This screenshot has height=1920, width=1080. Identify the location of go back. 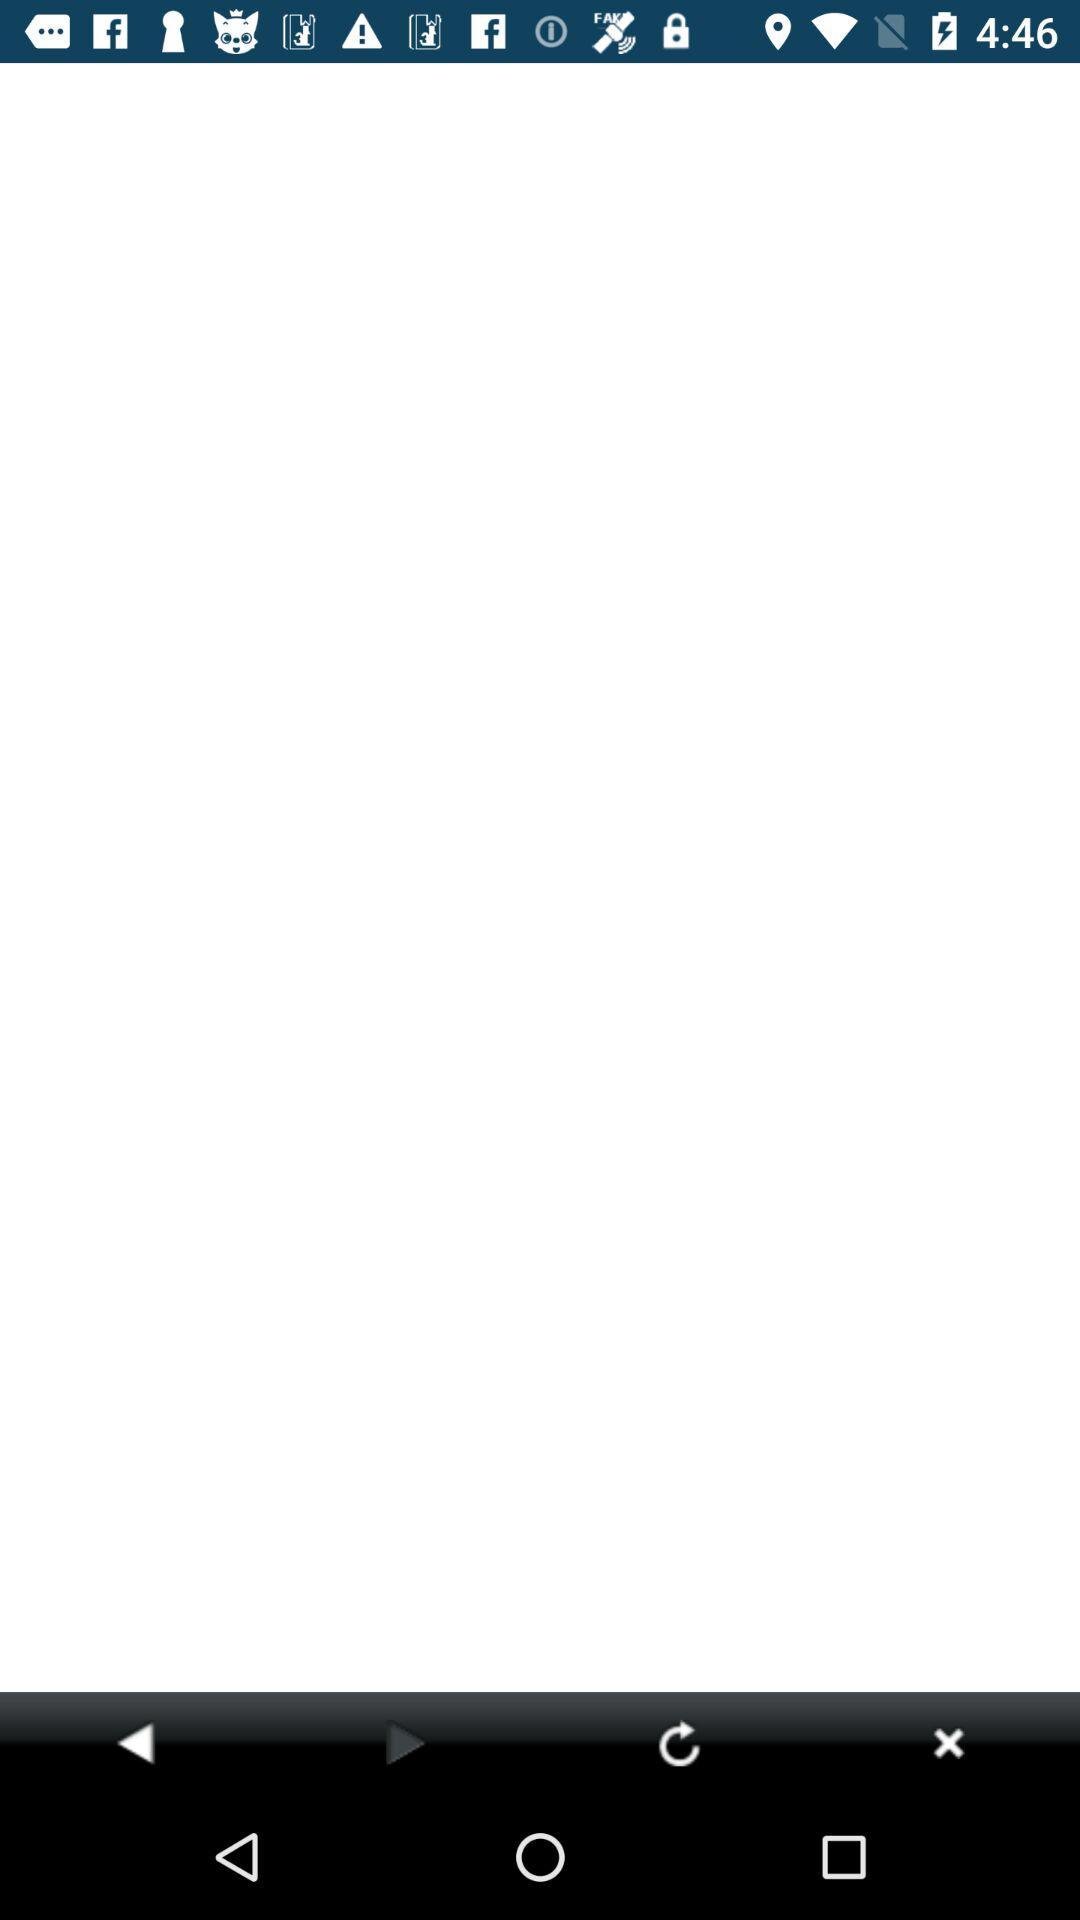
(135, 1741).